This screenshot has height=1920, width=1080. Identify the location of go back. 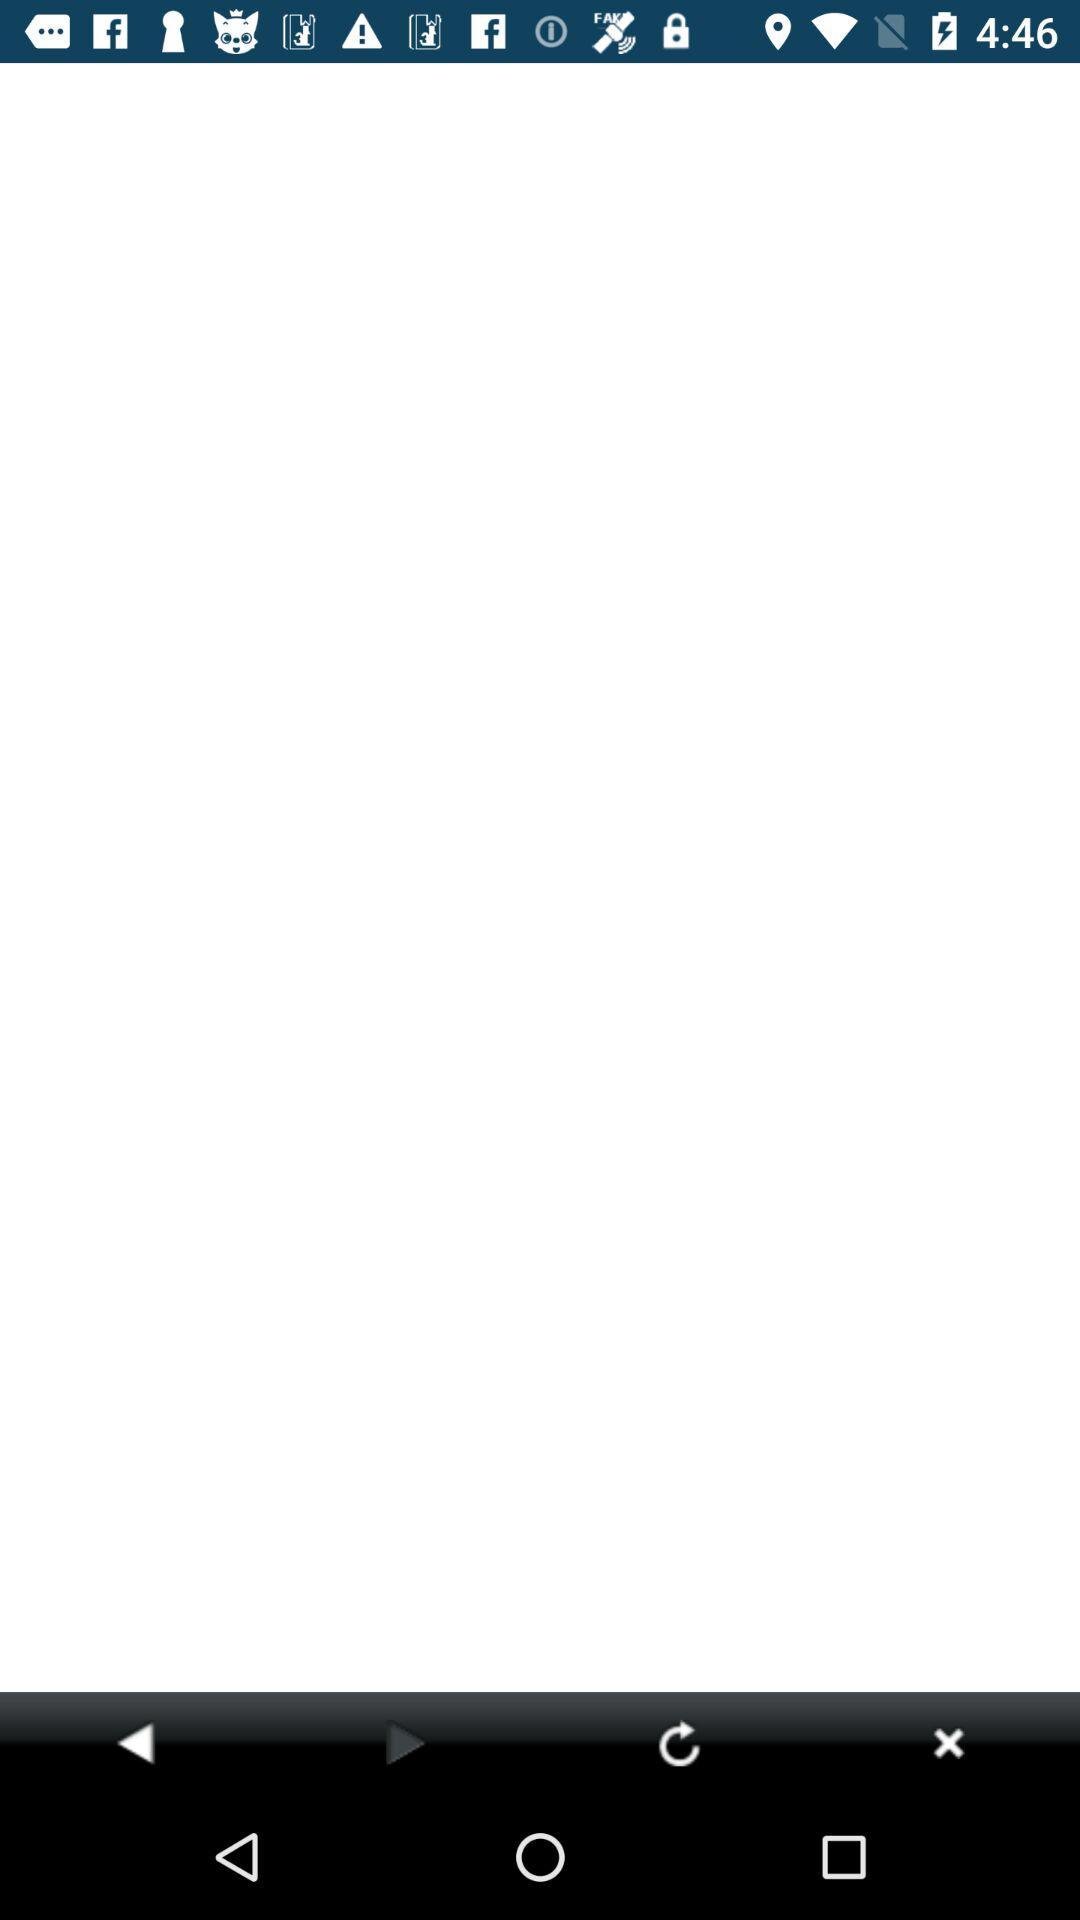
(135, 1741).